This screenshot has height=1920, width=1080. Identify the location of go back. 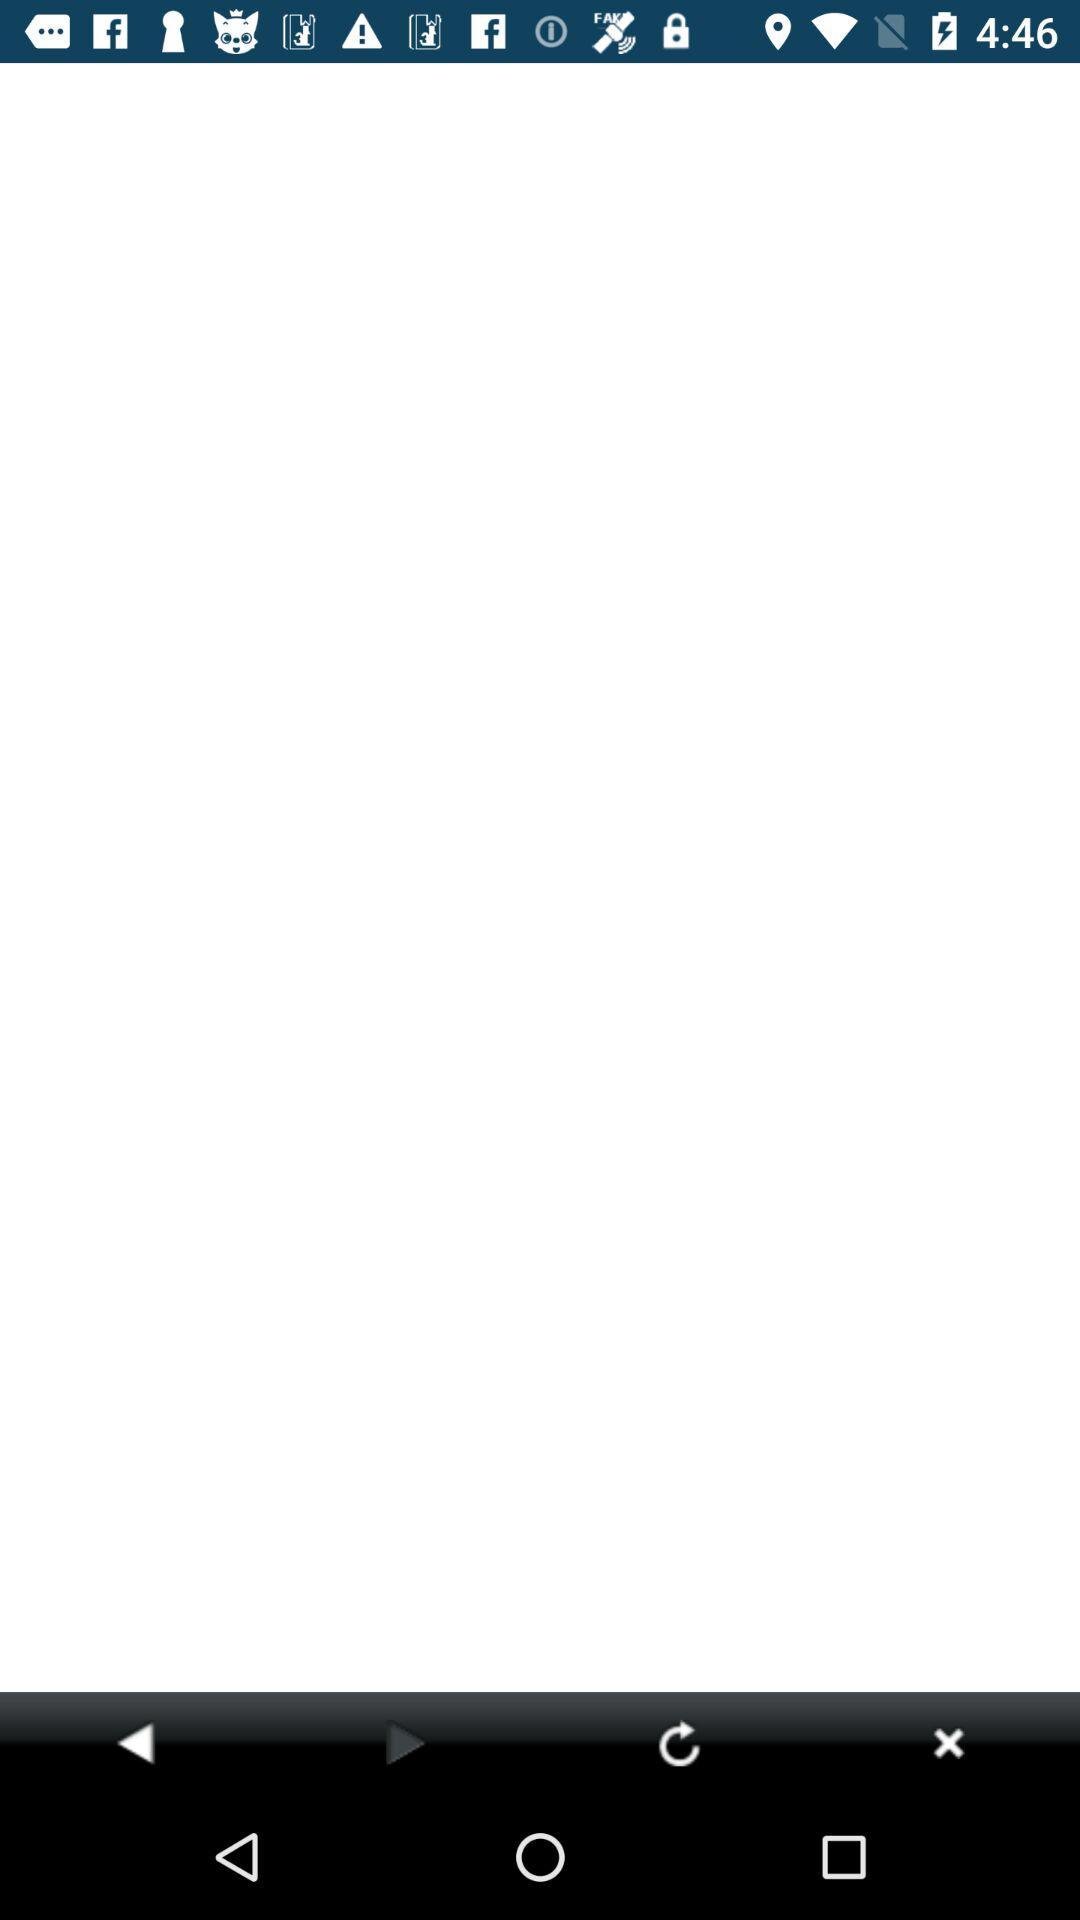
(135, 1741).